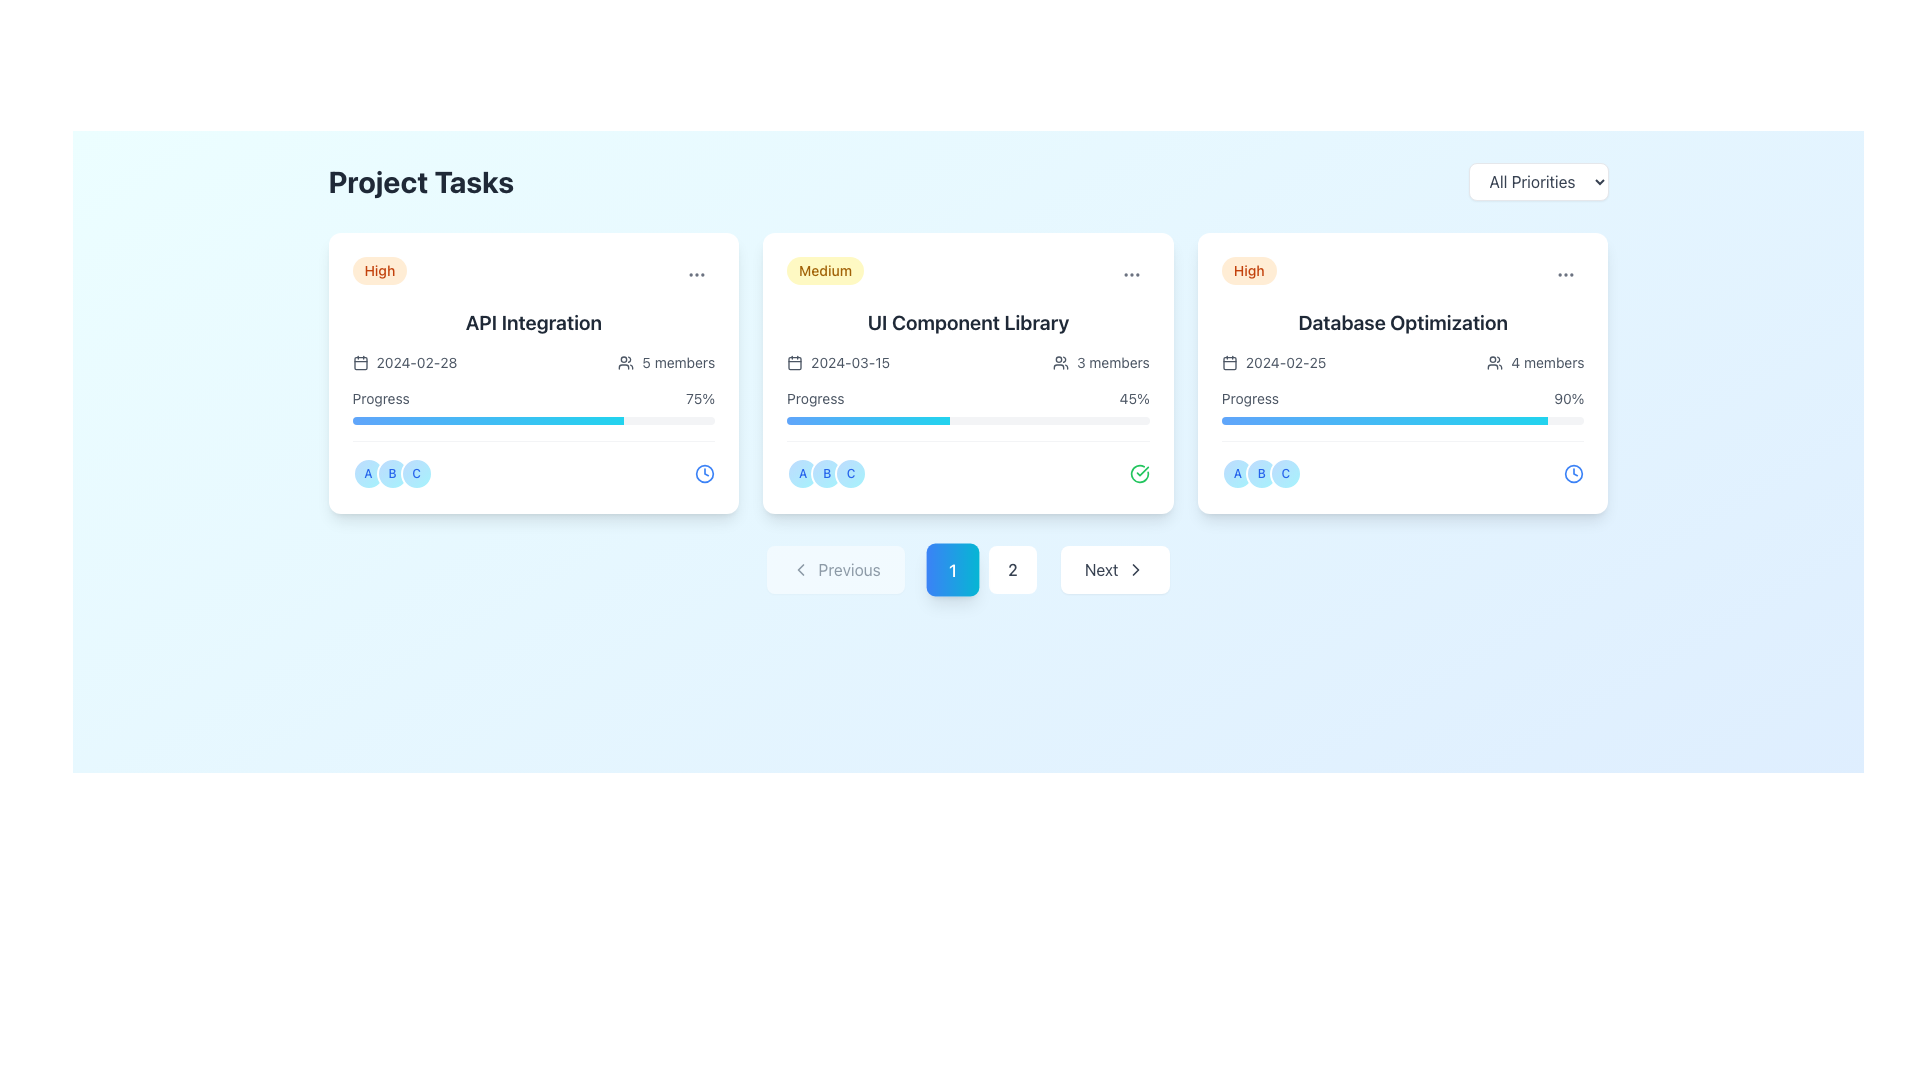 Image resolution: width=1920 pixels, height=1080 pixels. Describe the element at coordinates (700, 398) in the screenshot. I see `informational text displaying the progress percentage ('75%') for the task labeled as 'API Integration', located within the card titled 'API Integration' in the 'Project Tasks' interface, to the right of the 'Progress' label and above the progress bar` at that location.